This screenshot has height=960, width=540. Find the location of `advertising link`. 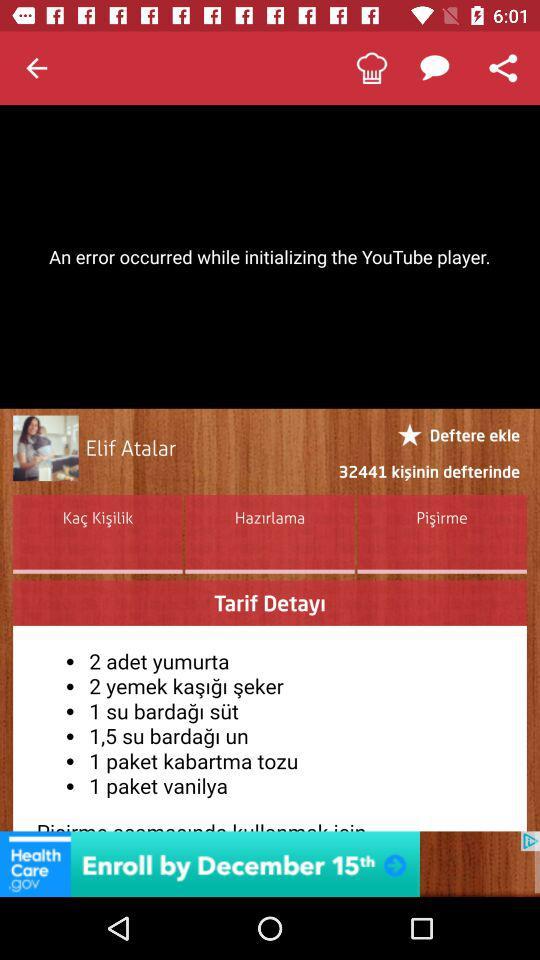

advertising link is located at coordinates (270, 863).